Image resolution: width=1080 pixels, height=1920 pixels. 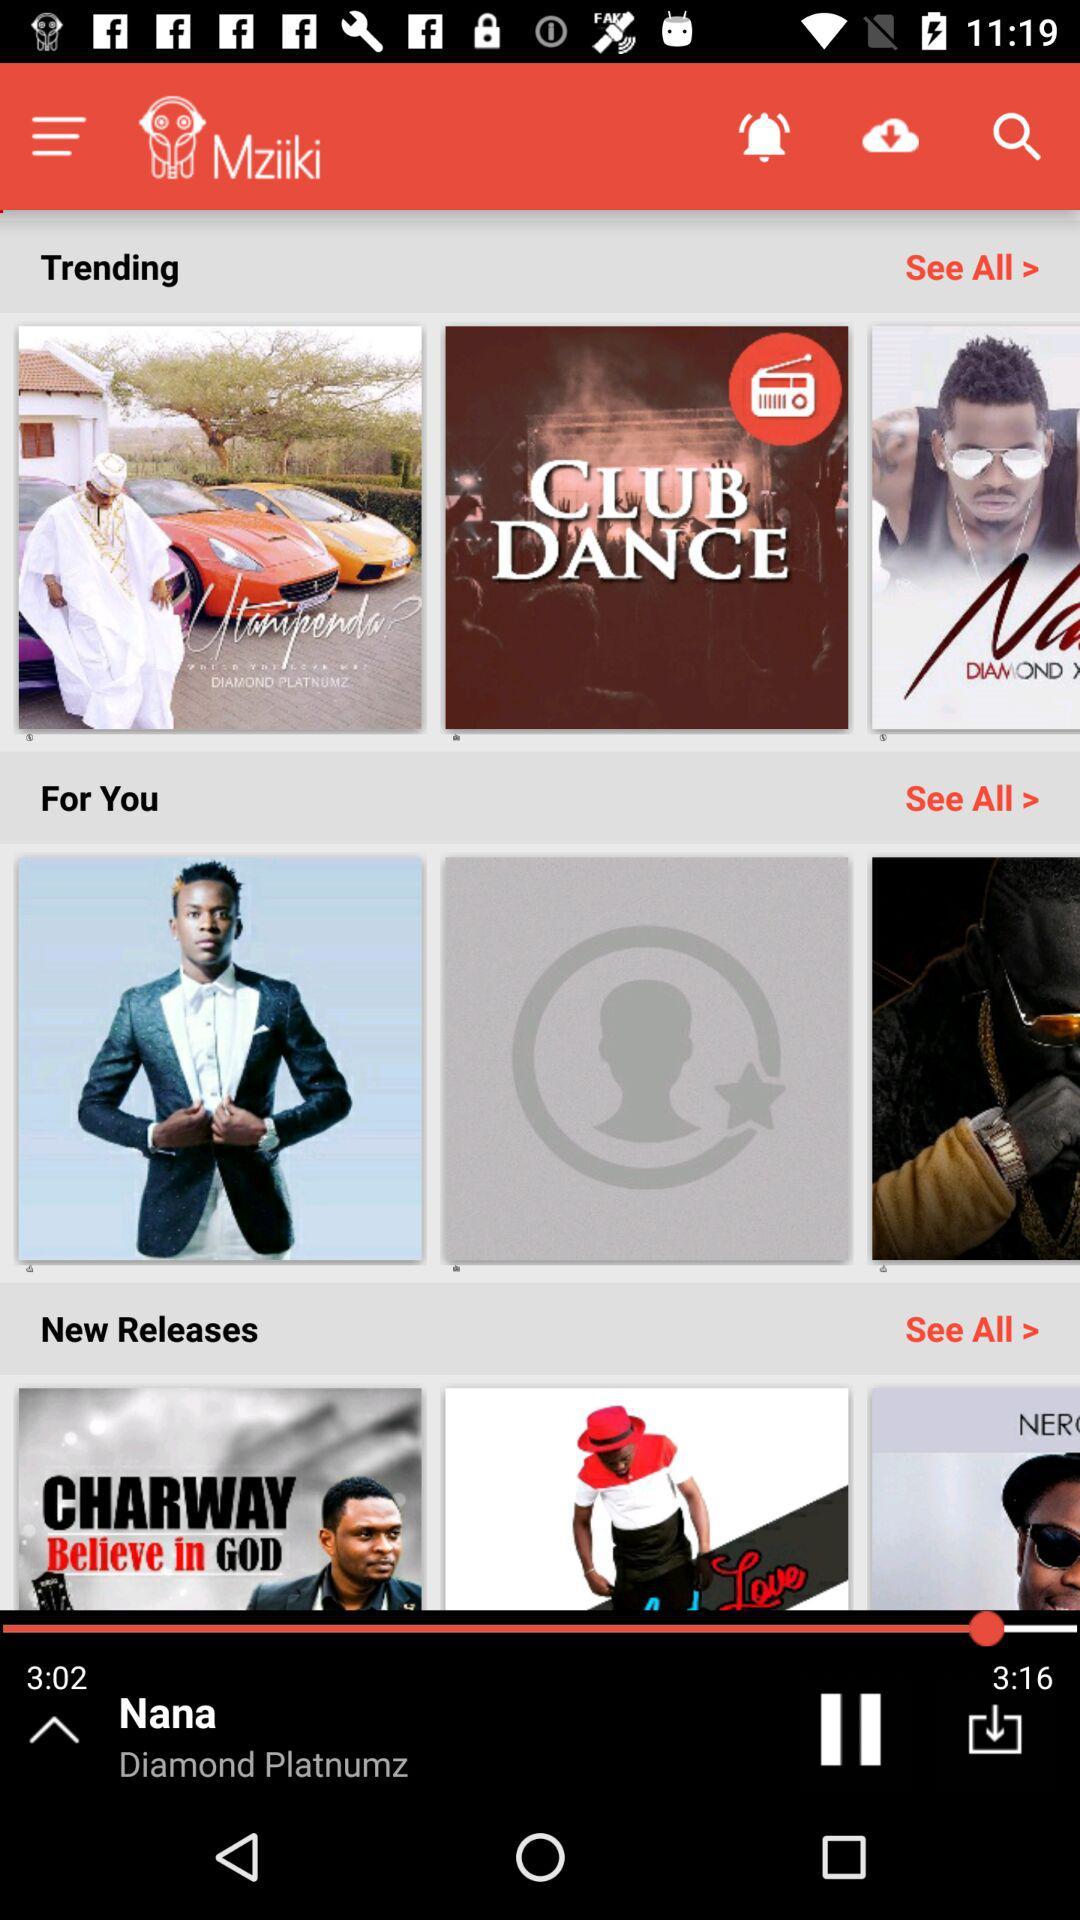 I want to click on the pause icon, so click(x=854, y=1733).